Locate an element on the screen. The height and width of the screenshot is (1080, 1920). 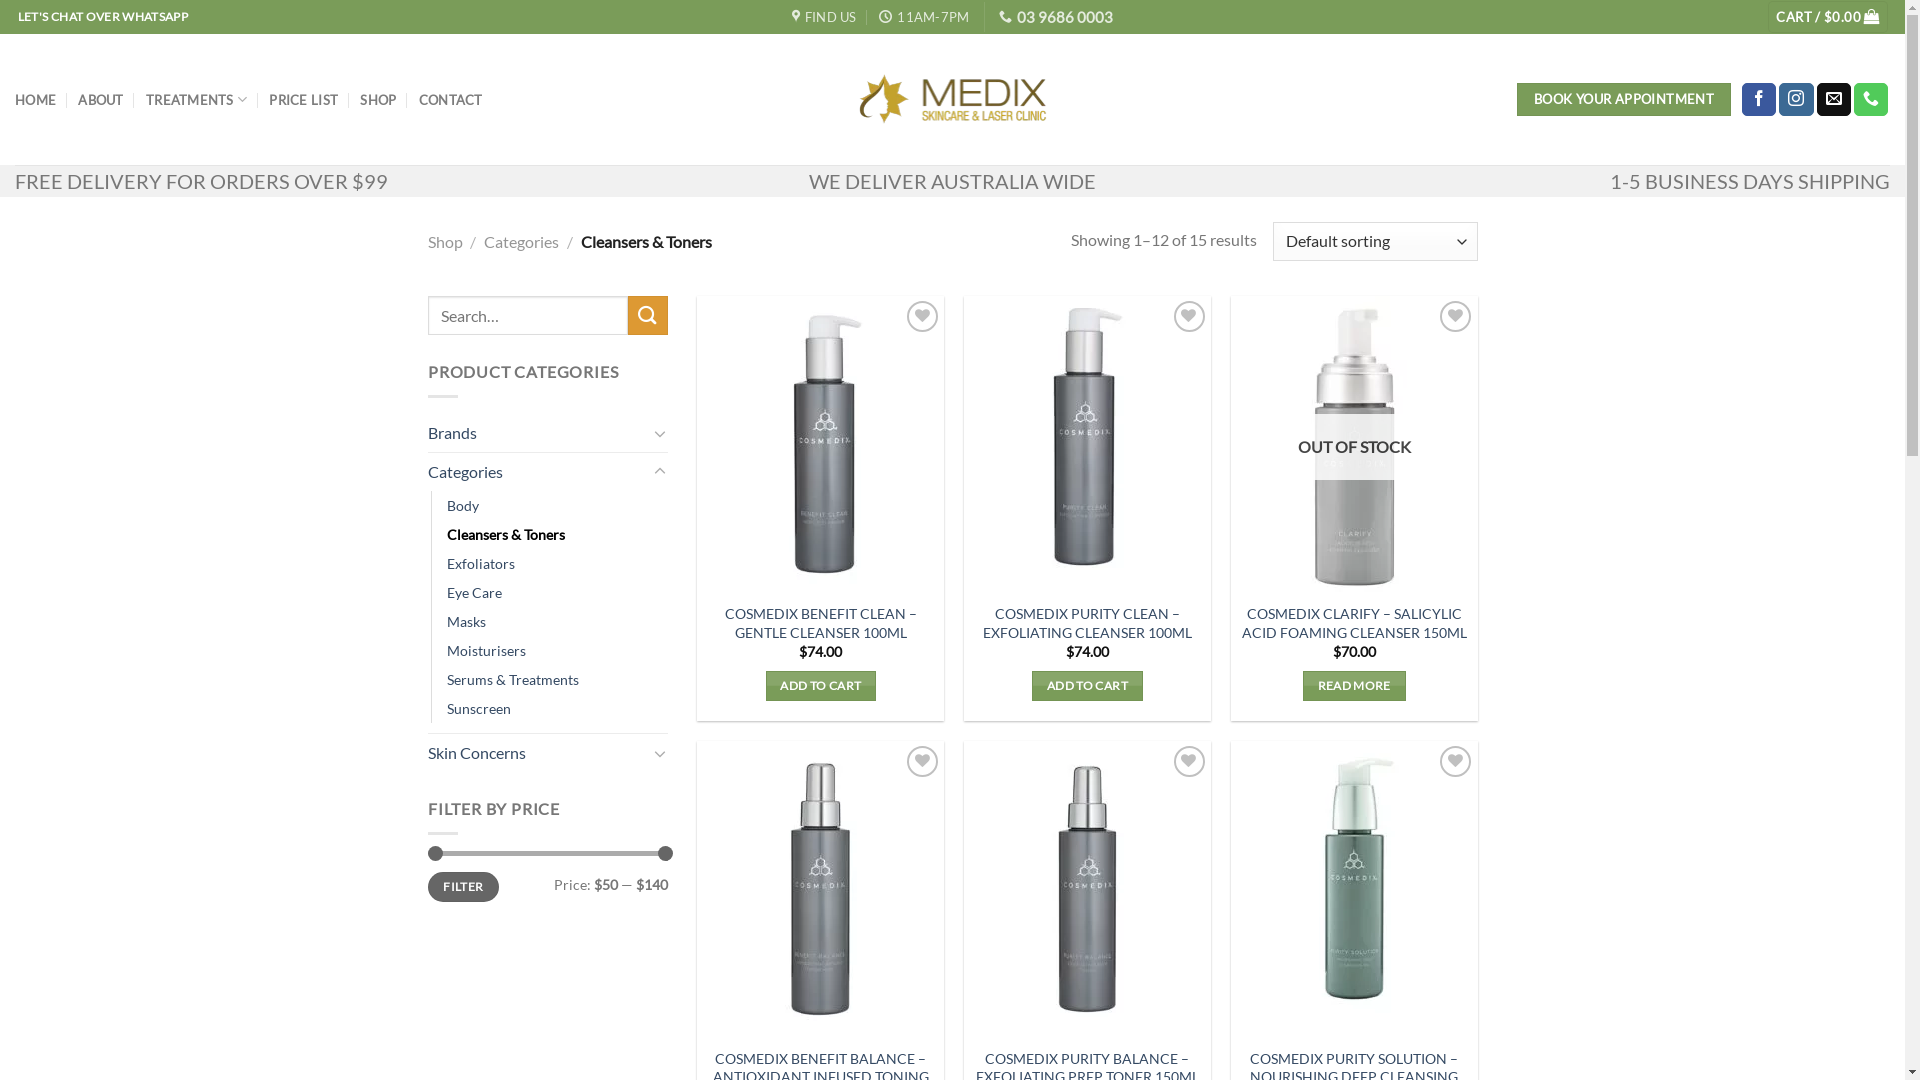
'Cleansers & Toners' is located at coordinates (504, 533).